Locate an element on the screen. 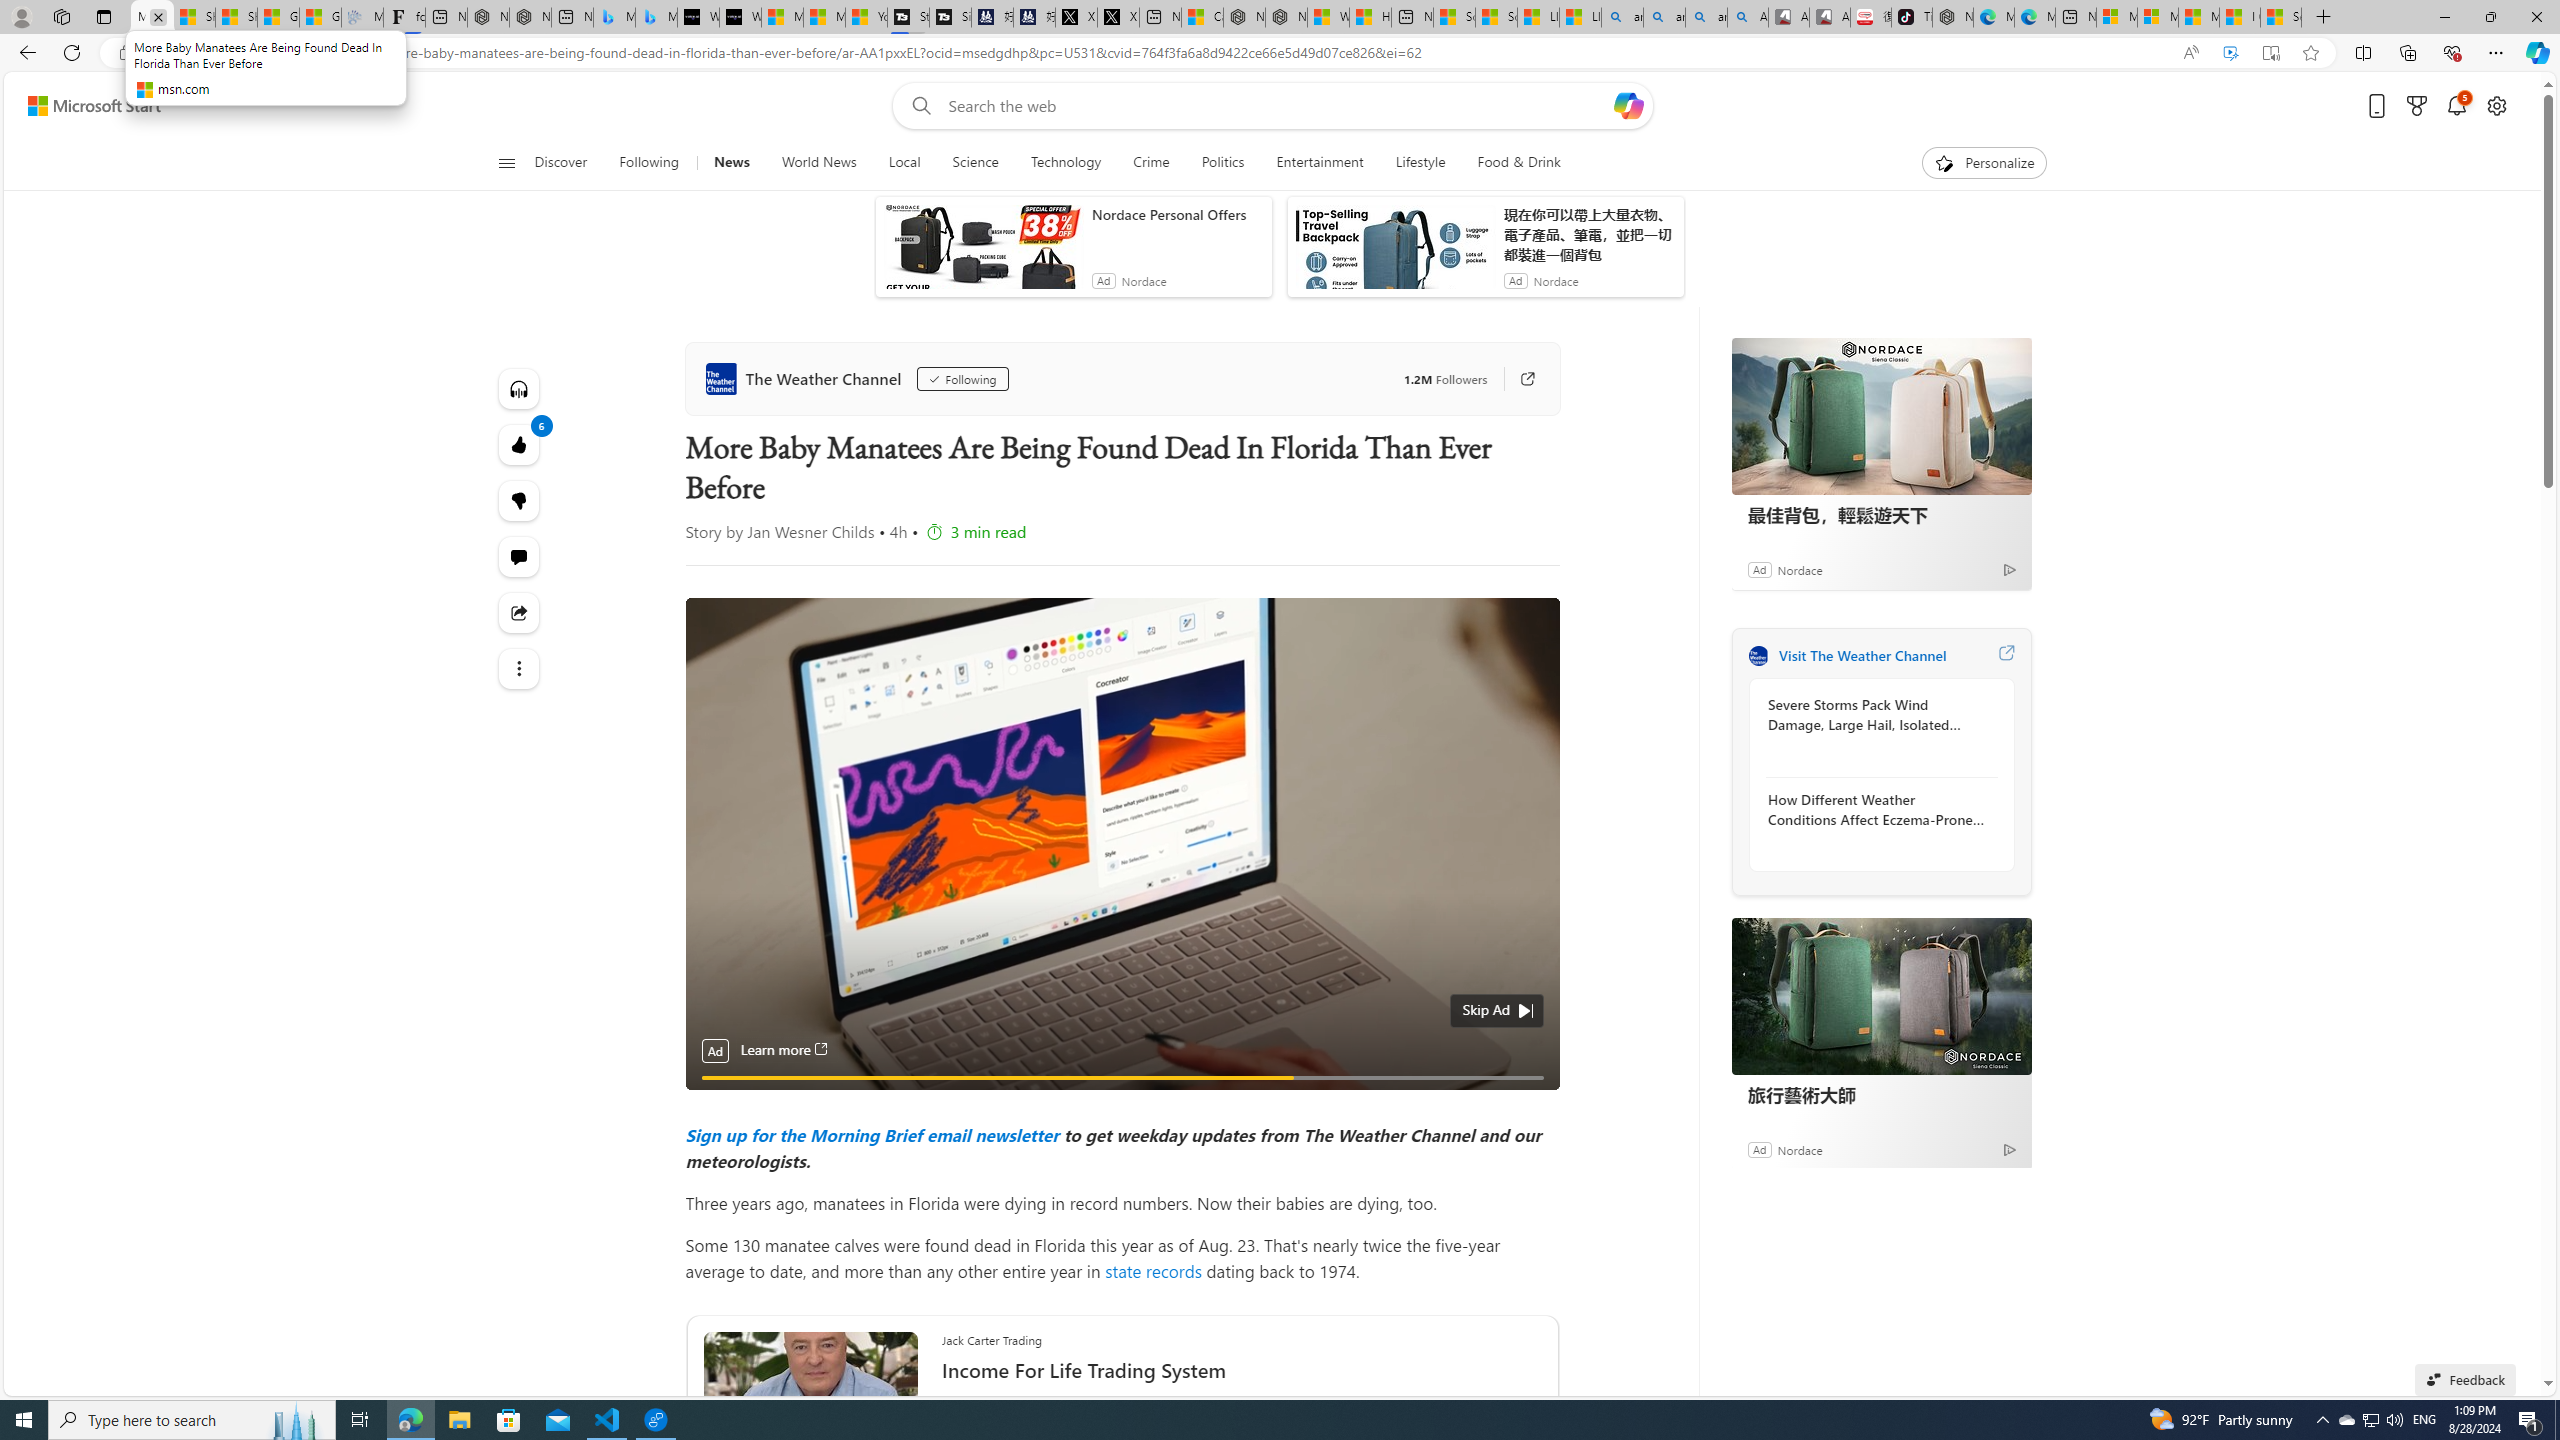  'News' is located at coordinates (729, 162).